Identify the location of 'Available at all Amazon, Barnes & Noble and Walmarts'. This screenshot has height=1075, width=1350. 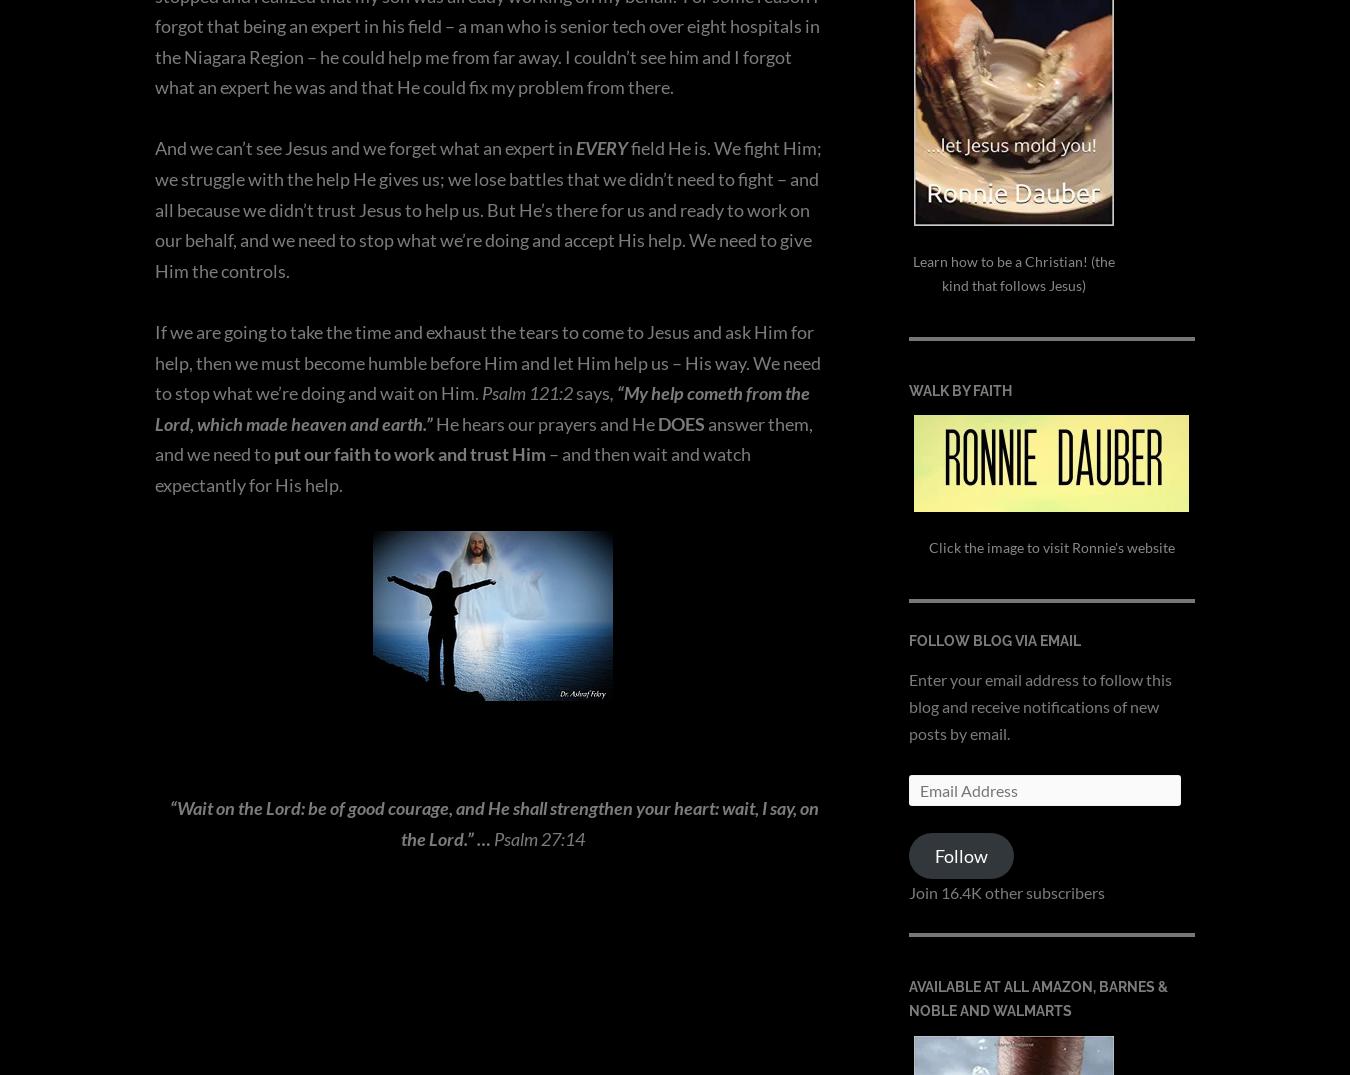
(1038, 997).